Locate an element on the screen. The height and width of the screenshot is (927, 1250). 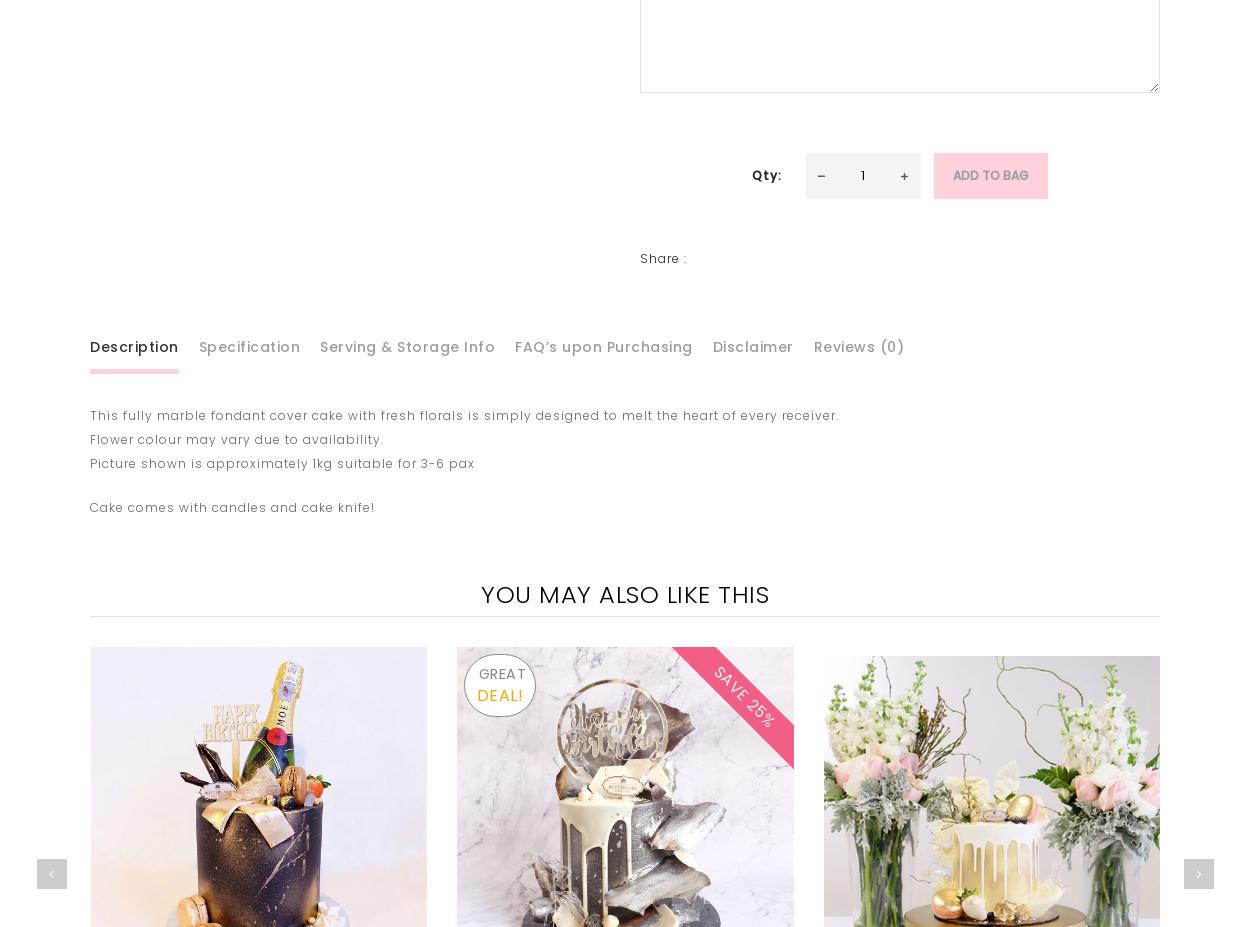
'Specification' is located at coordinates (247, 344).